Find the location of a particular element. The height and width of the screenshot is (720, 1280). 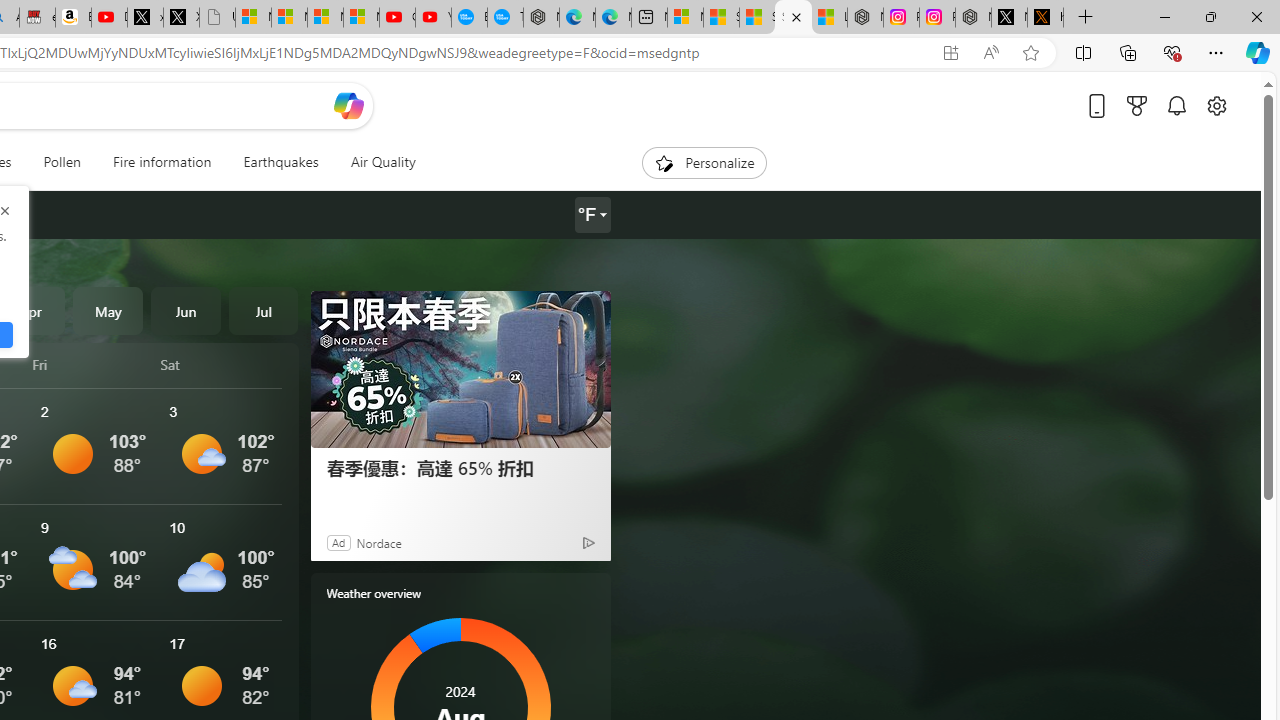

'May' is located at coordinates (107, 311).